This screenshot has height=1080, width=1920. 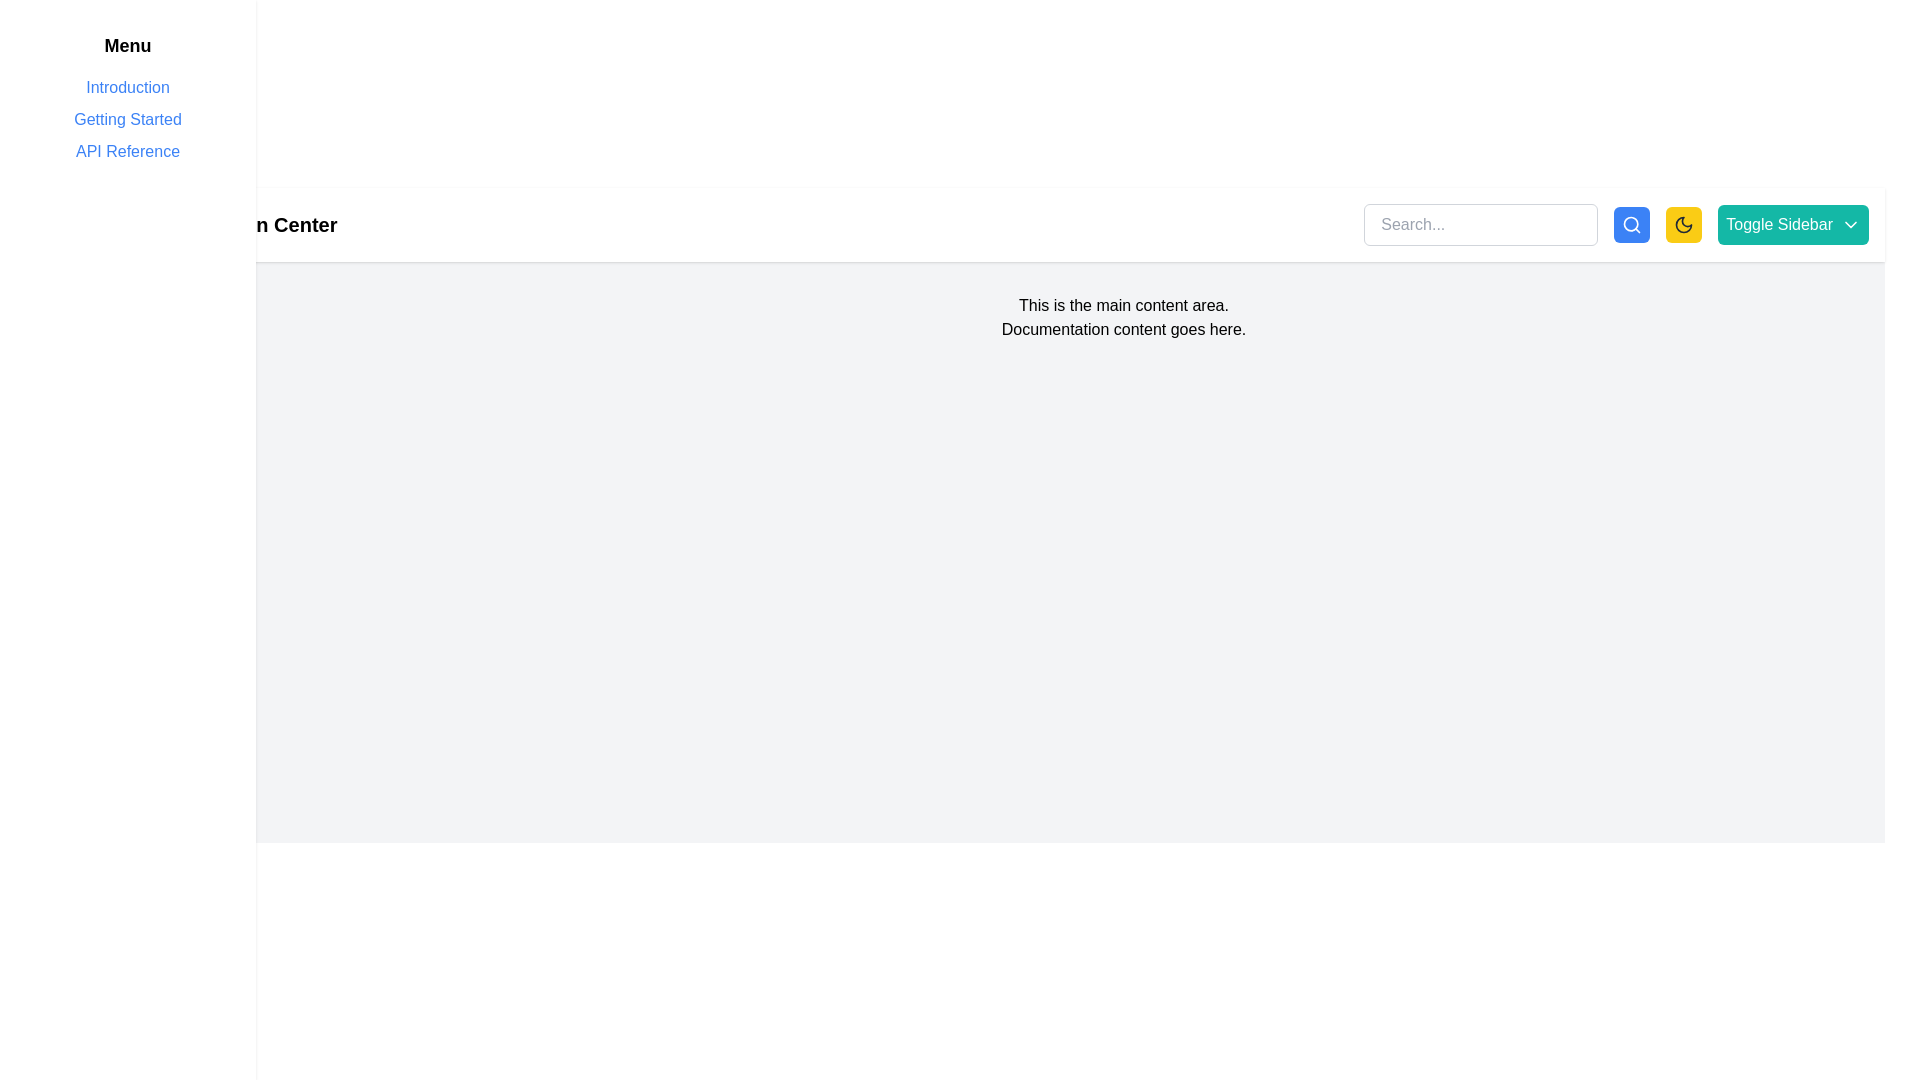 I want to click on the downward-pointing arrow icon located at the rightmost part of the 'Toggle Sidebar' button, so click(x=1850, y=224).